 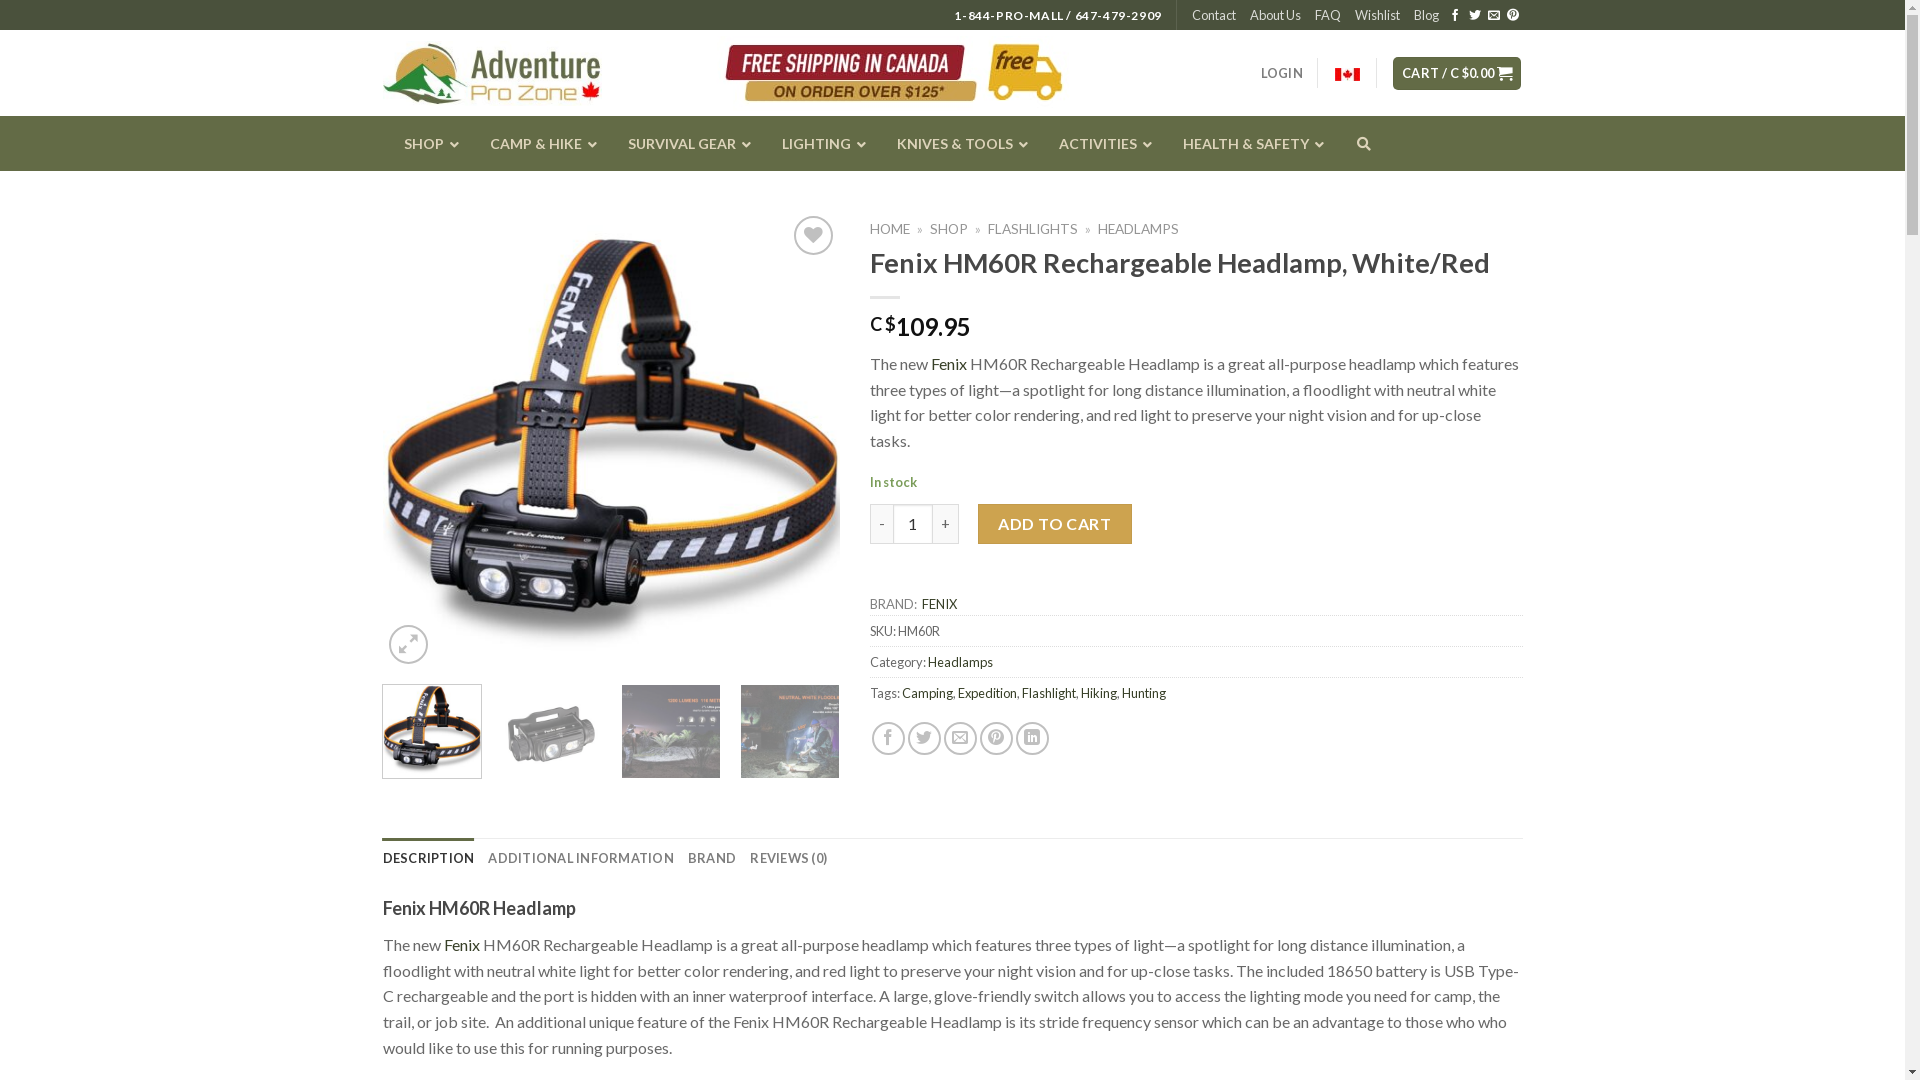 What do you see at coordinates (1048, 692) in the screenshot?
I see `'Flashlight'` at bounding box center [1048, 692].